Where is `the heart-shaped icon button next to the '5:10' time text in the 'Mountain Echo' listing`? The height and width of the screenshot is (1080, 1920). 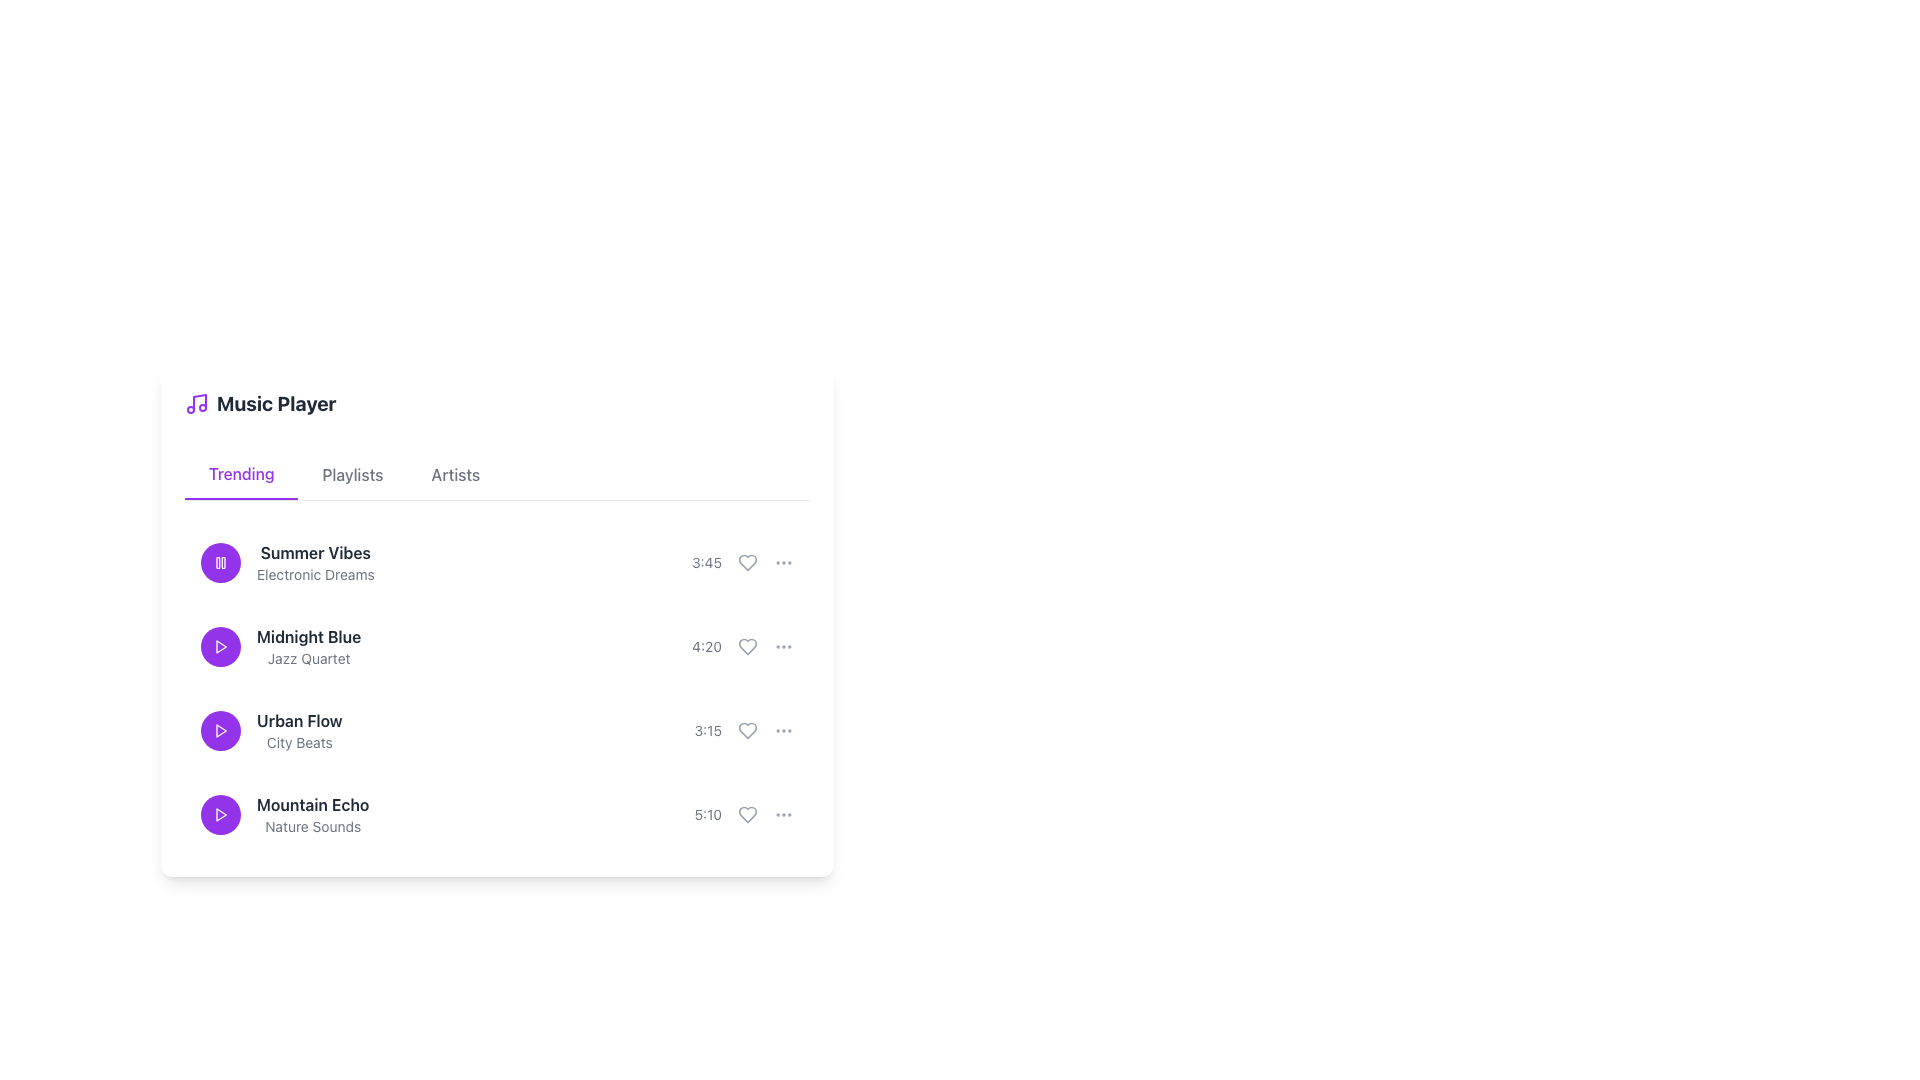 the heart-shaped icon button next to the '5:10' time text in the 'Mountain Echo' listing is located at coordinates (747, 814).